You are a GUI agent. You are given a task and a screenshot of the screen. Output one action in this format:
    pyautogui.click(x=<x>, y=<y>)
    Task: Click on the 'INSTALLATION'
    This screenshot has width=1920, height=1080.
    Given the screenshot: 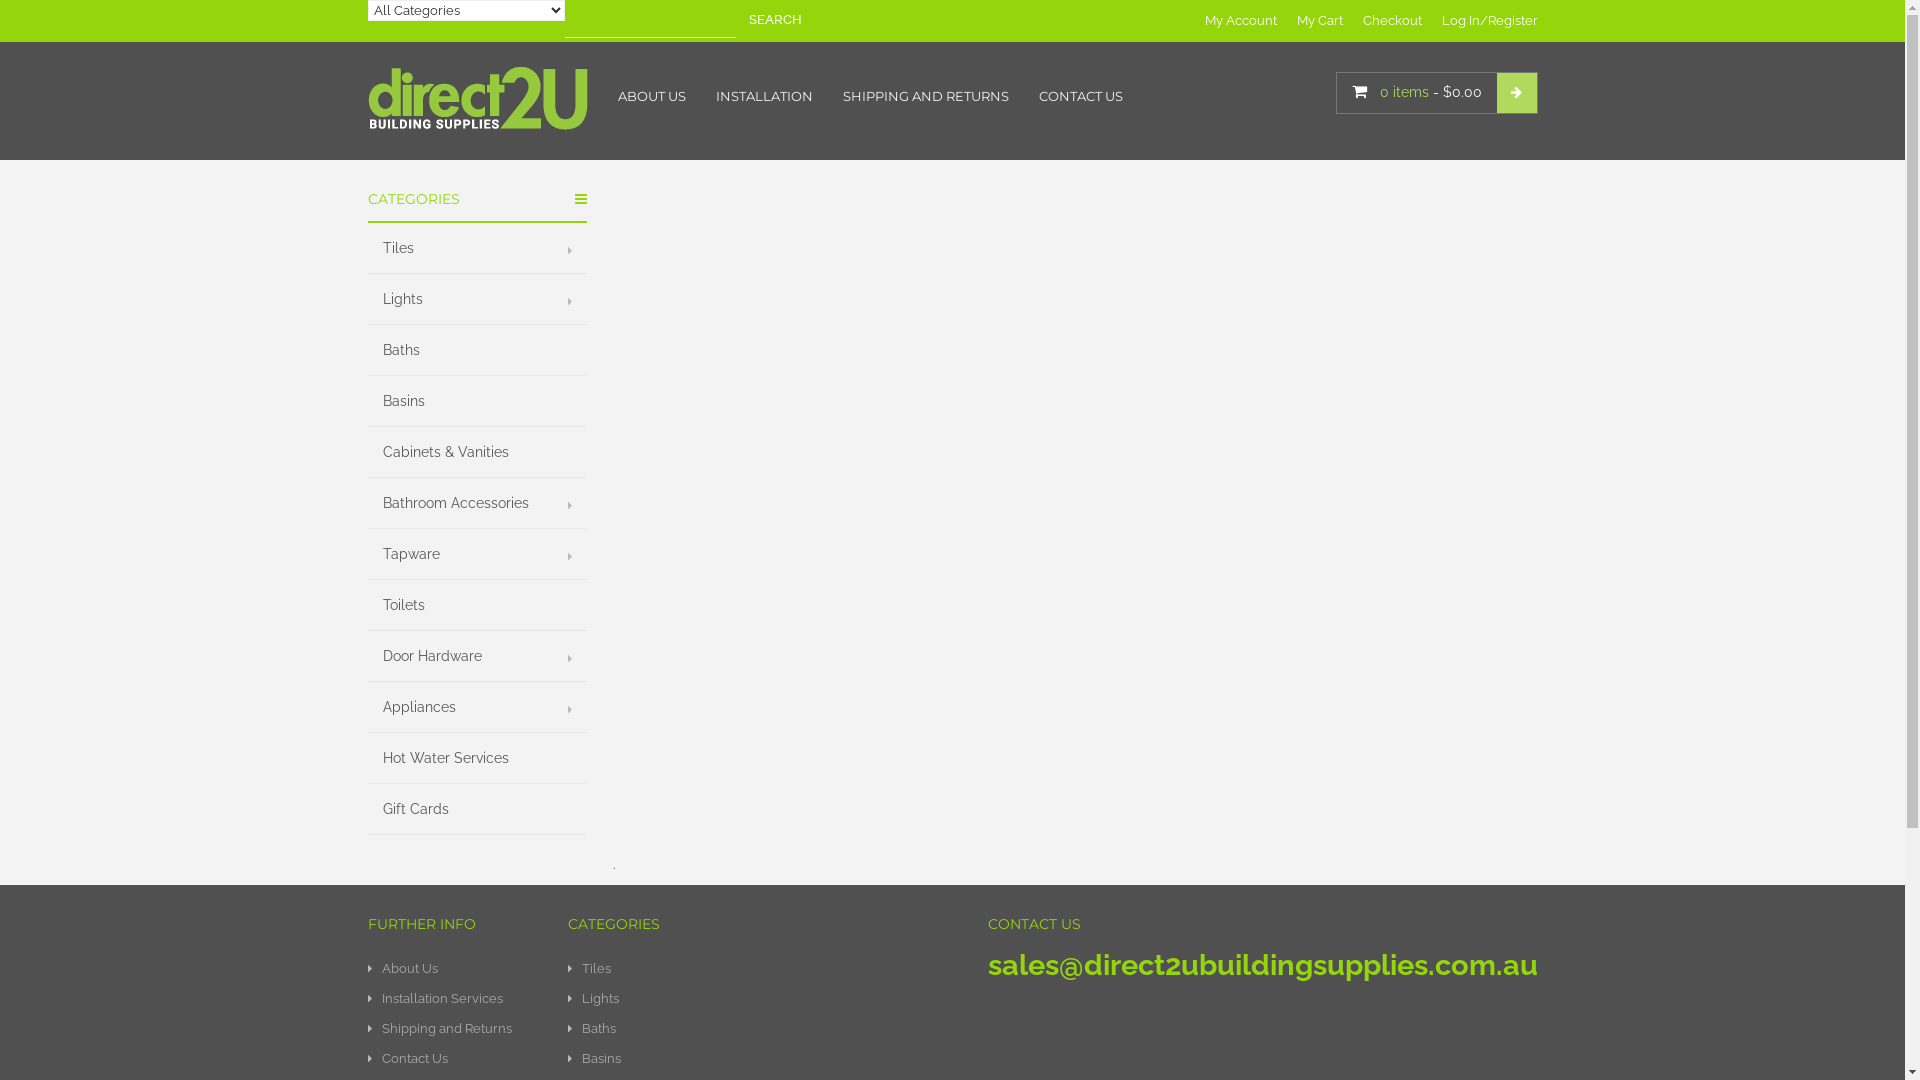 What is the action you would take?
    pyautogui.click(x=762, y=96)
    